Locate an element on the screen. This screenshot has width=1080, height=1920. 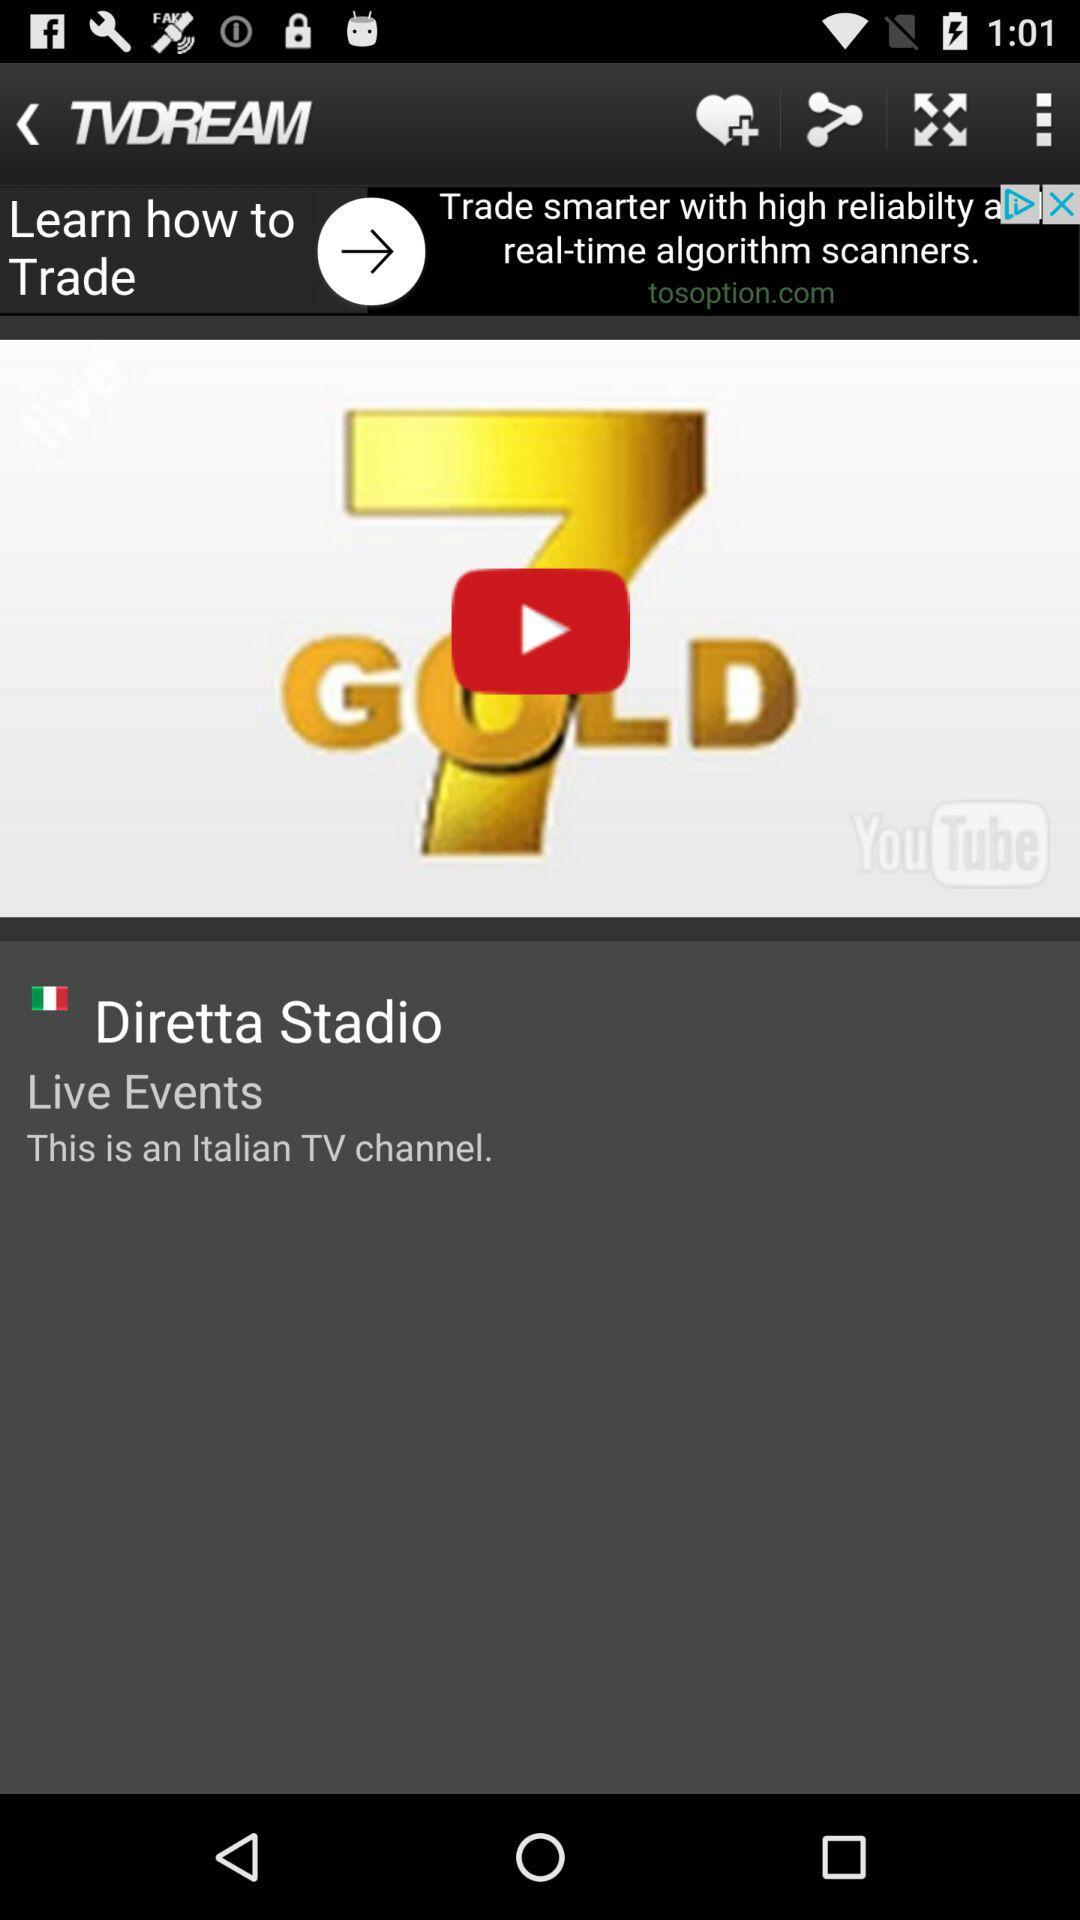
rotate button is located at coordinates (940, 118).